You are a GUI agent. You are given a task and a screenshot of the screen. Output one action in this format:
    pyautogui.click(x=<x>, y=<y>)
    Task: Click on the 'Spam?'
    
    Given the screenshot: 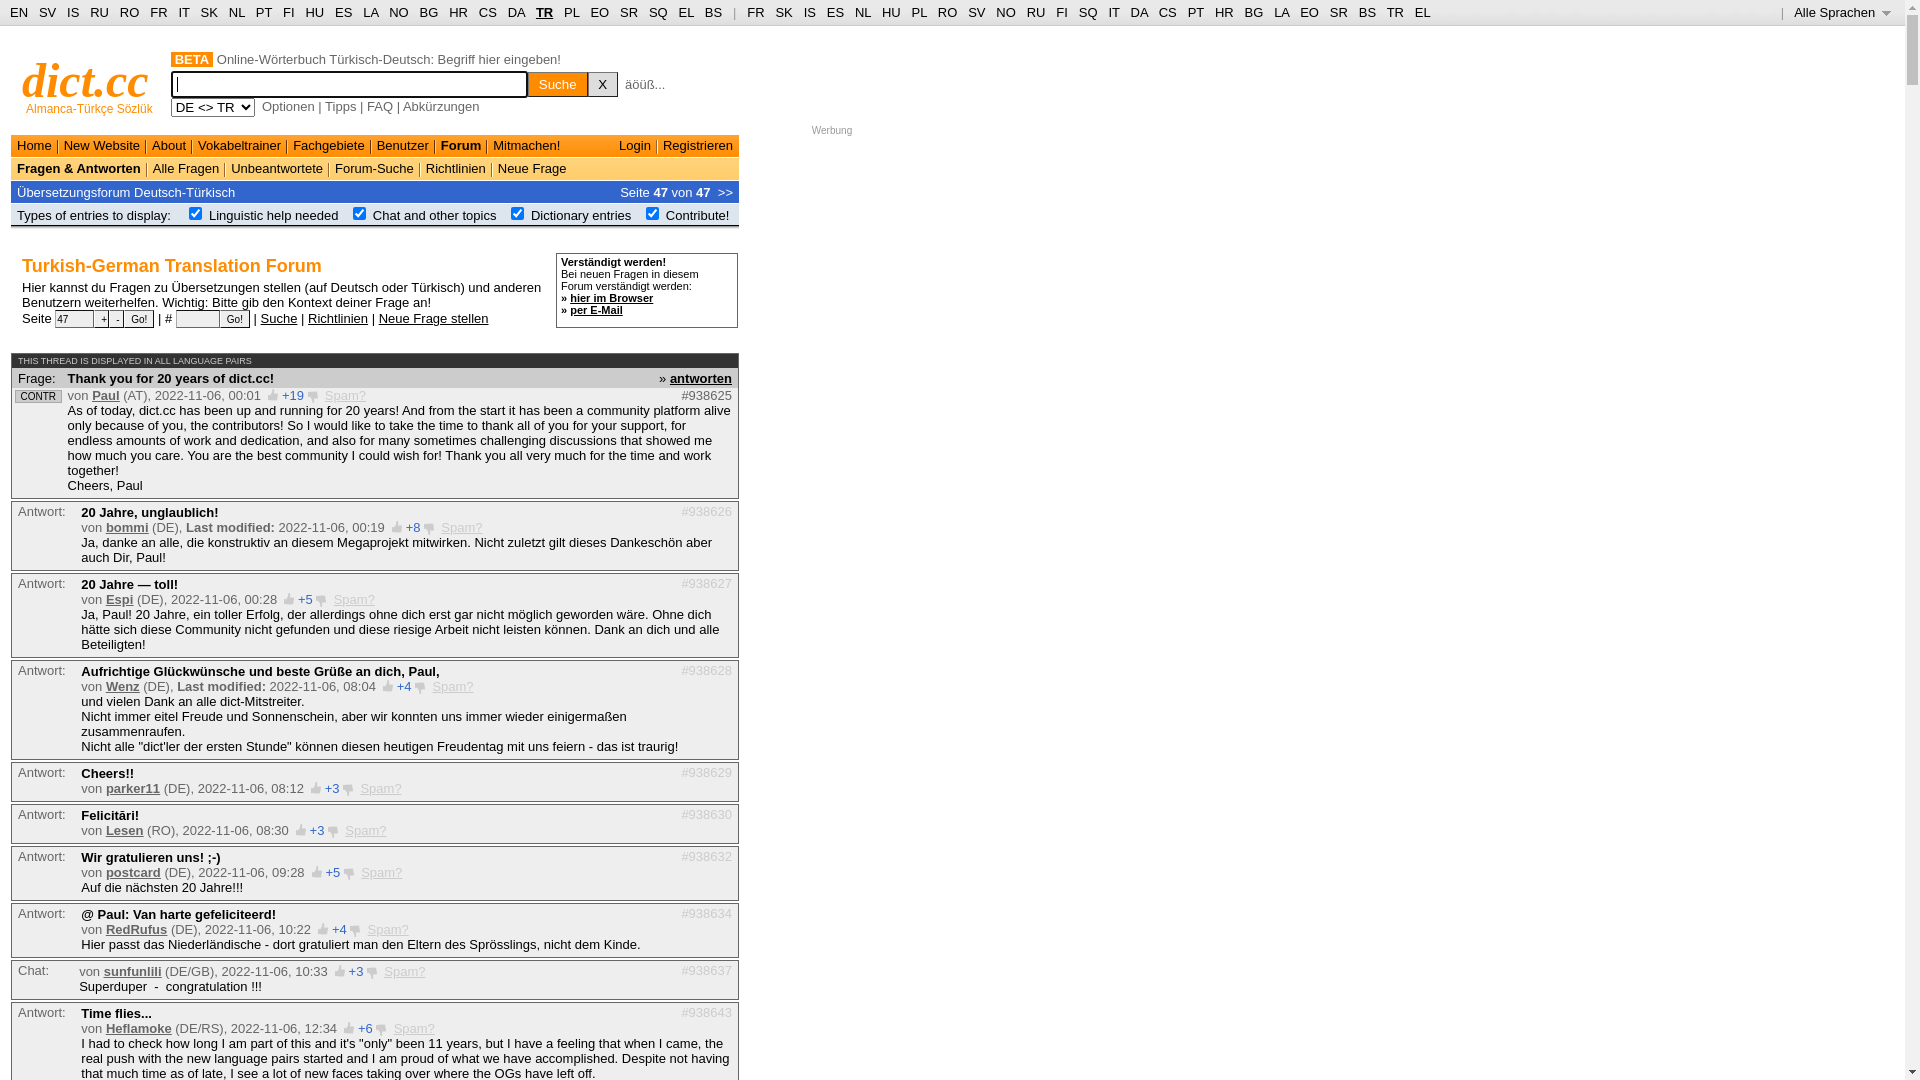 What is the action you would take?
    pyautogui.click(x=440, y=526)
    